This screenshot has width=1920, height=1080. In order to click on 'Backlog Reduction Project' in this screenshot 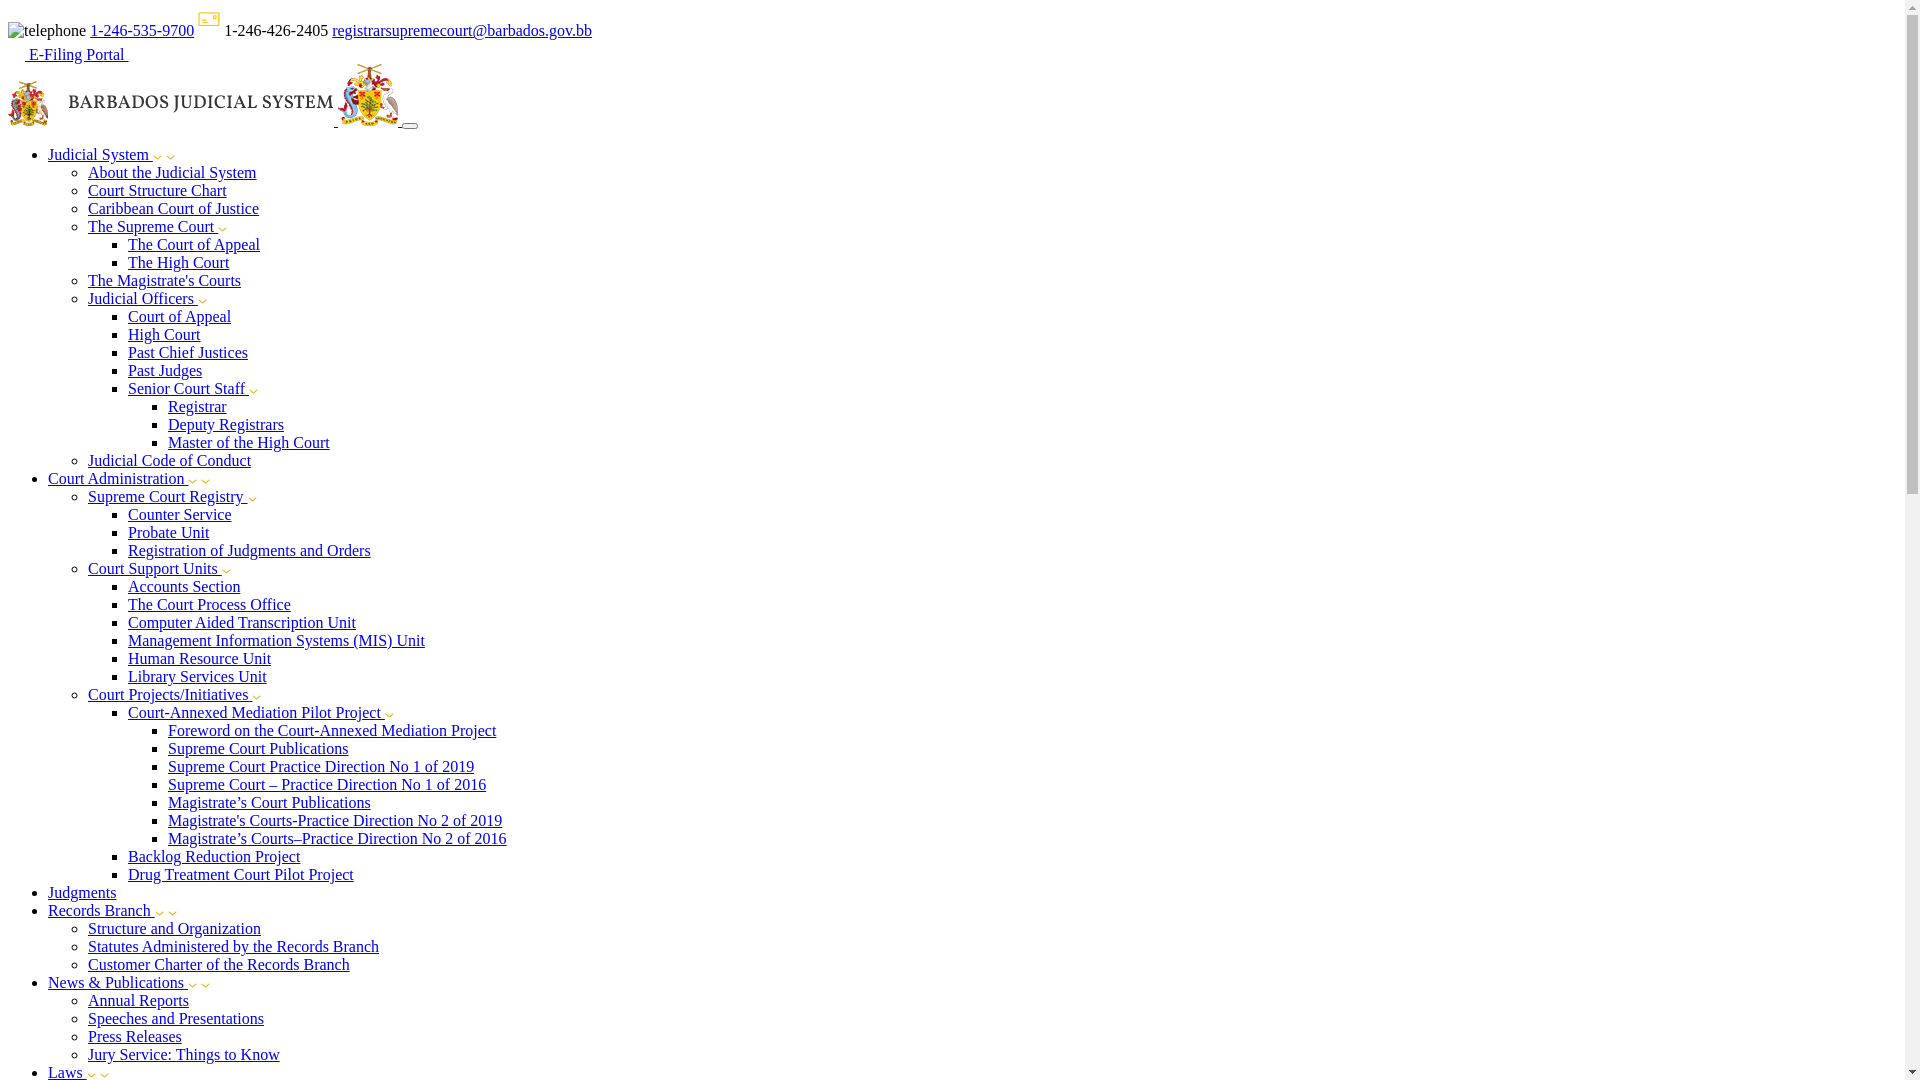, I will do `click(214, 855)`.